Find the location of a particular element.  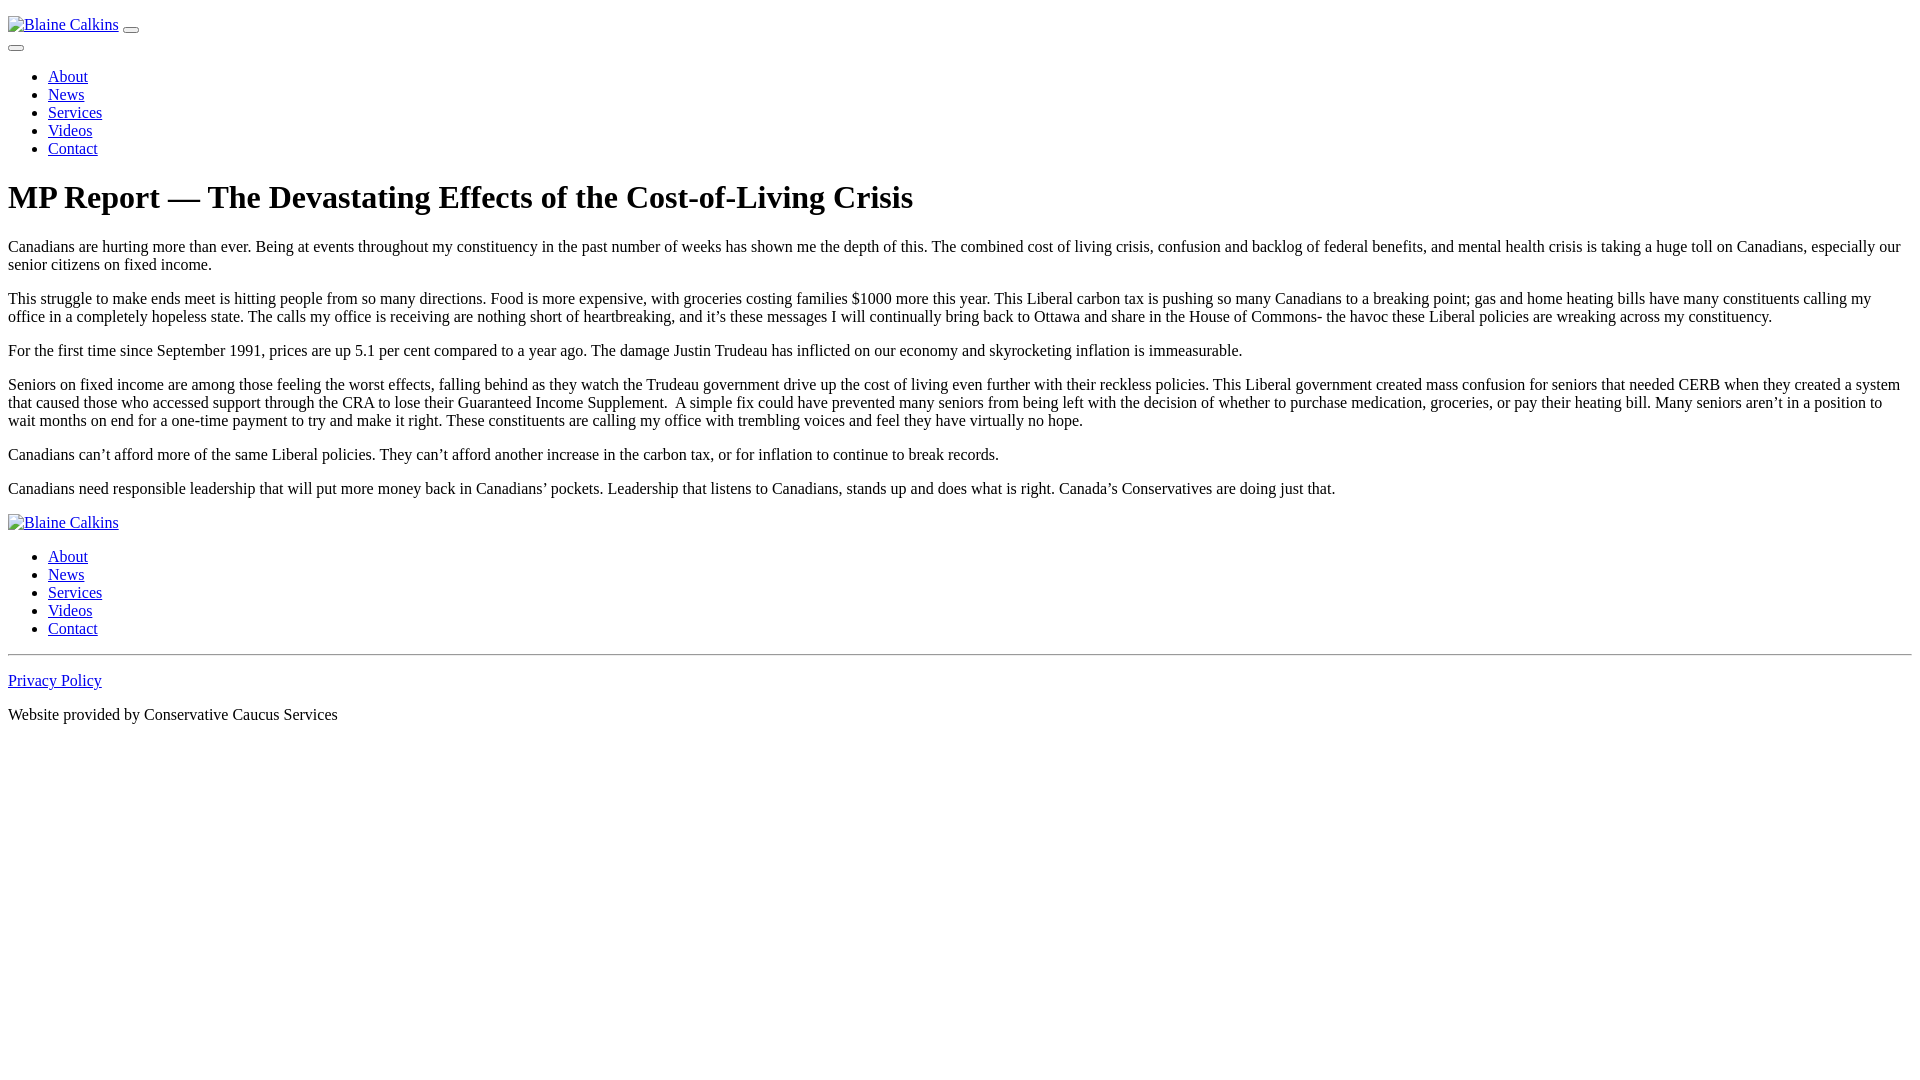

'News' is located at coordinates (48, 94).